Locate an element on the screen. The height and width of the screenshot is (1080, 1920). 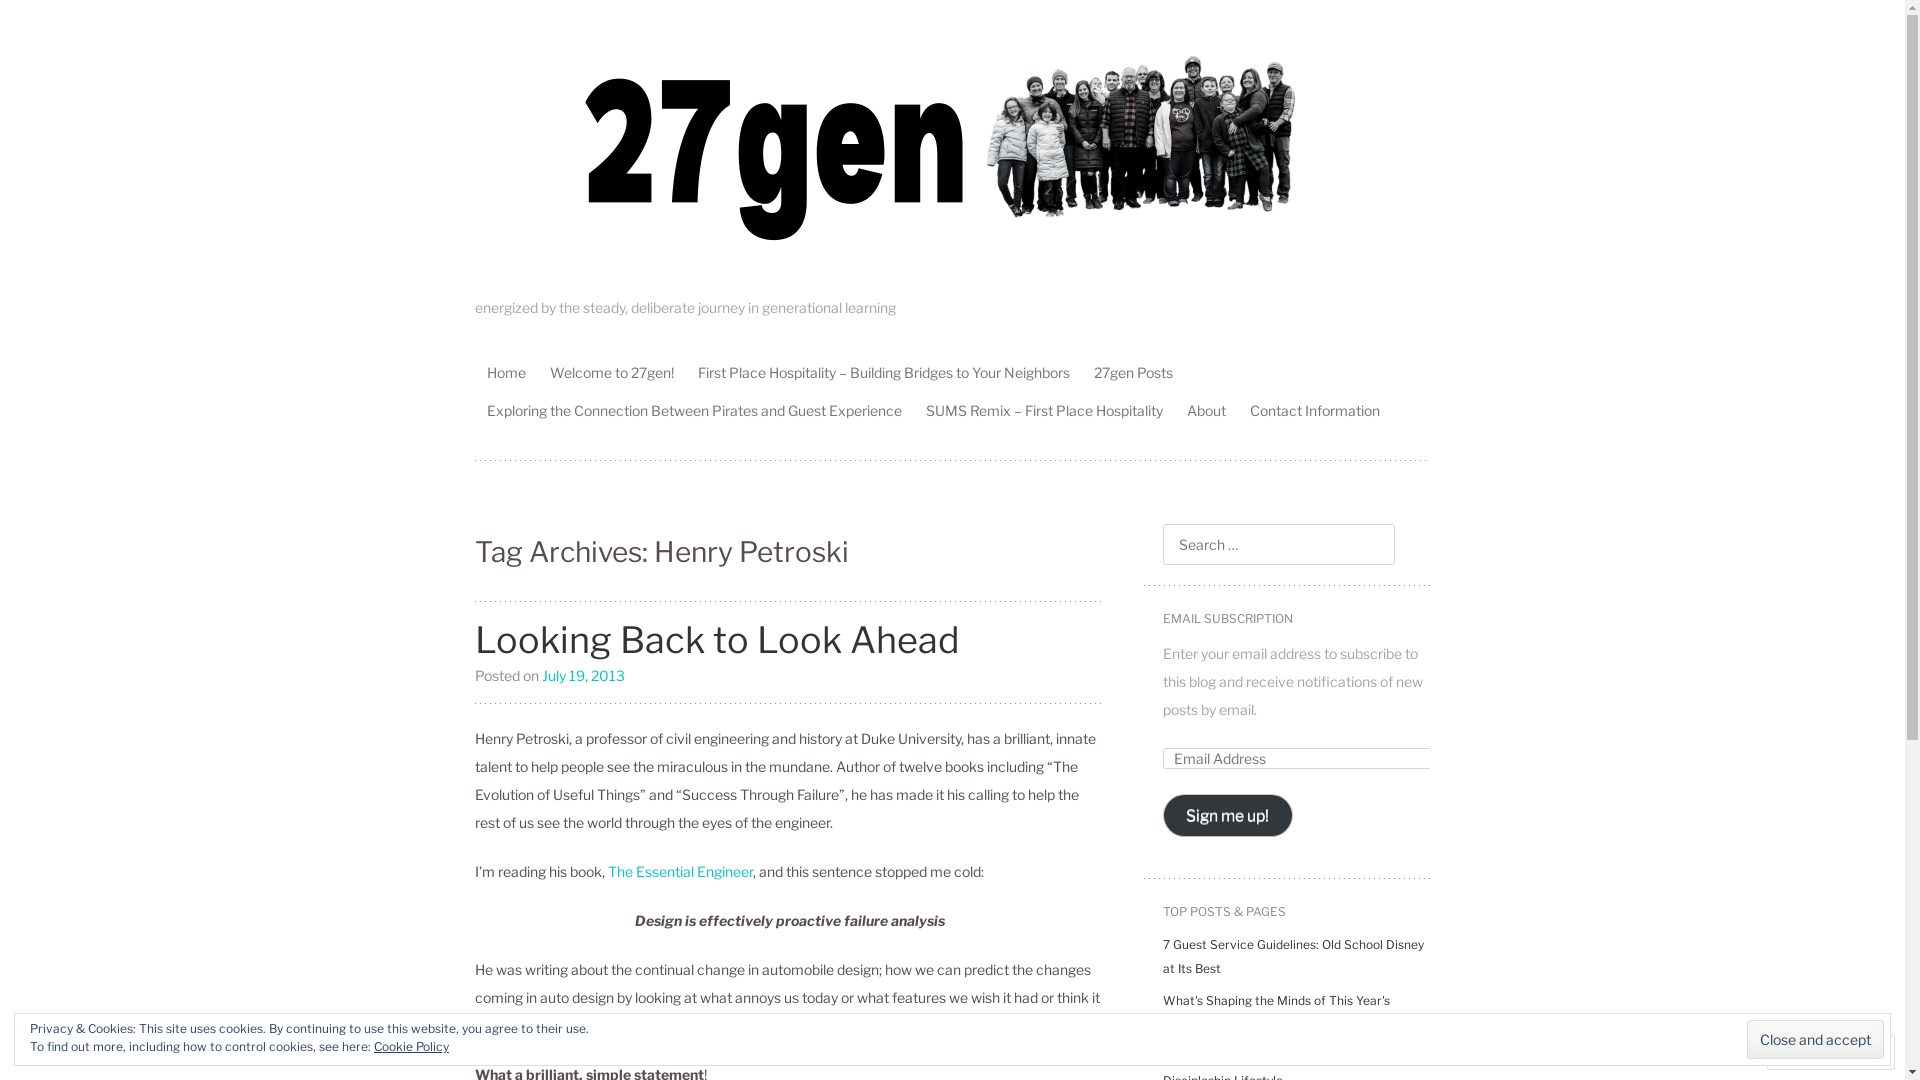
'The Essential Engineer' is located at coordinates (607, 869).